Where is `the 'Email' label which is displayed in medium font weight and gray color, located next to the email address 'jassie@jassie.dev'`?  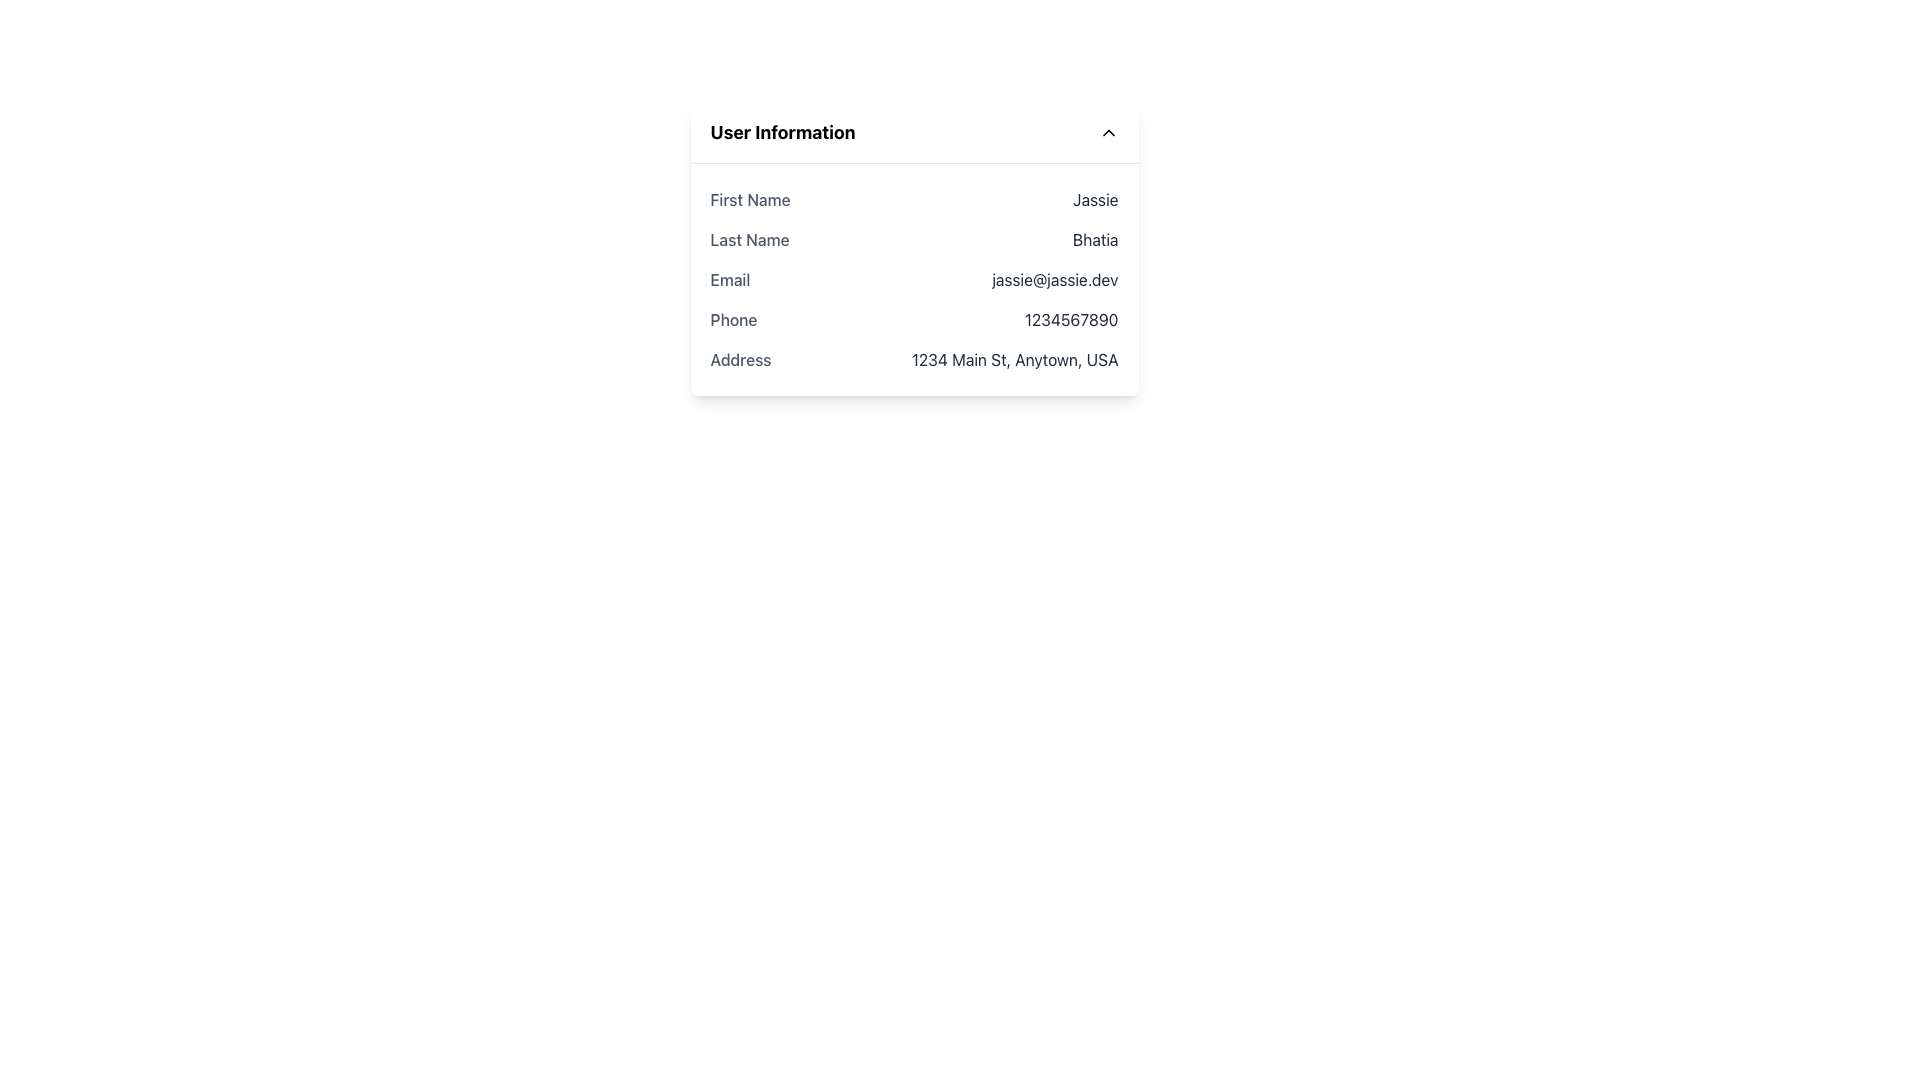
the 'Email' label which is displayed in medium font weight and gray color, located next to the email address 'jassie@jassie.dev' is located at coordinates (729, 280).